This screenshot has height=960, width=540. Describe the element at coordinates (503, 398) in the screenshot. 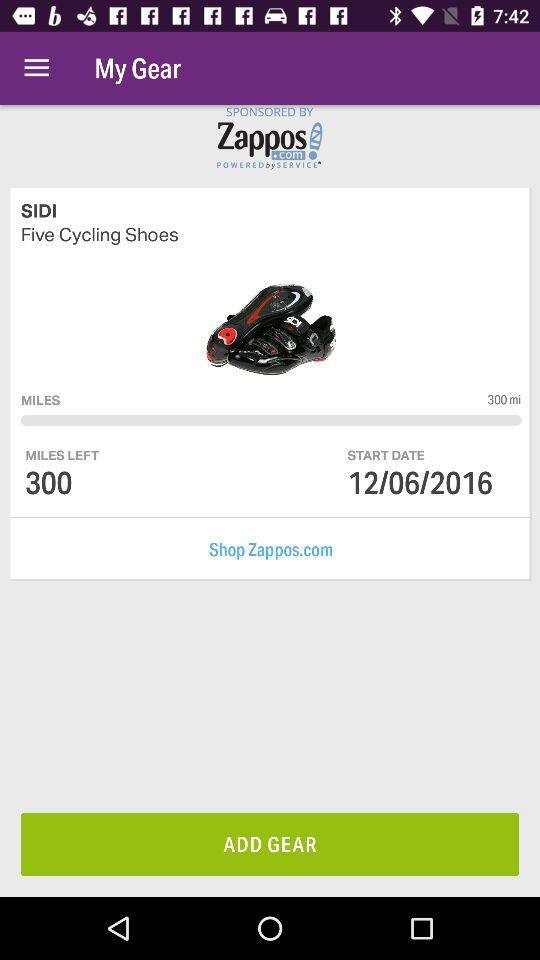

I see `the 300 mi icon` at that location.